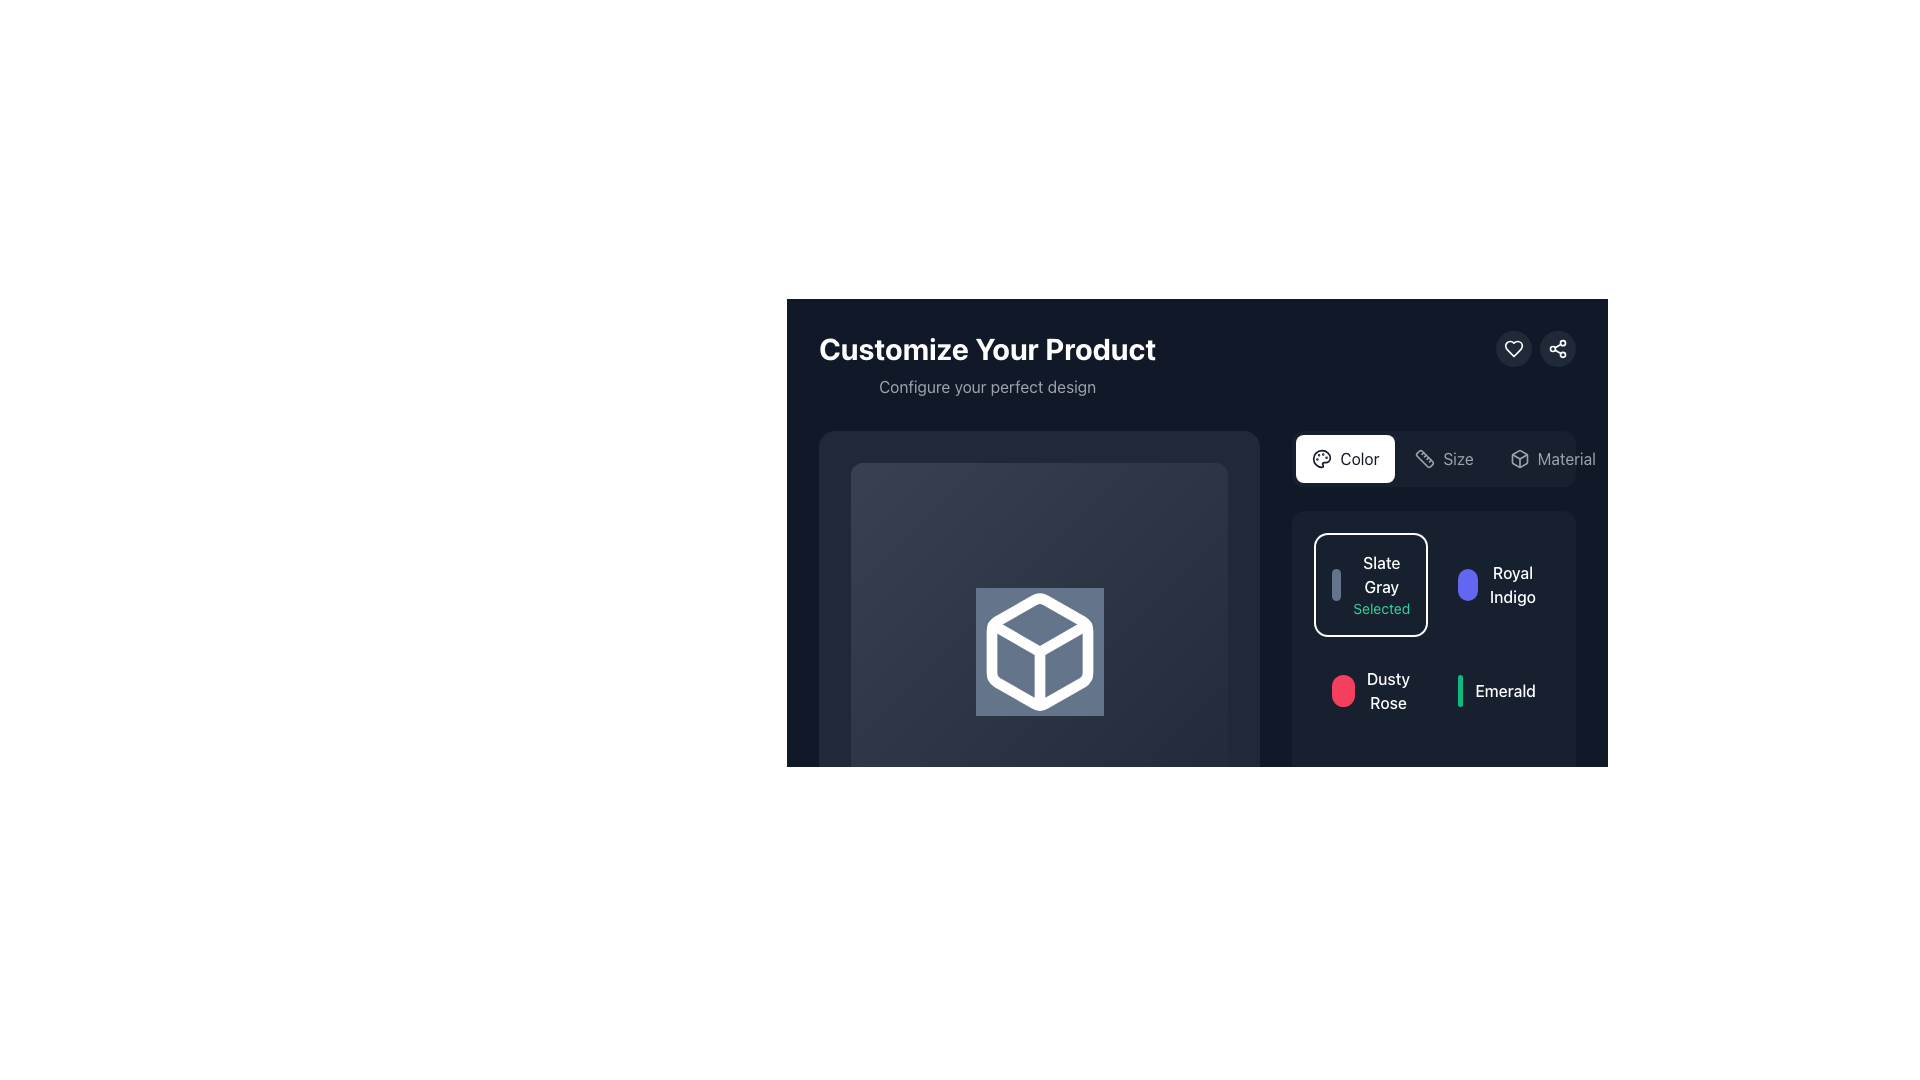 The image size is (1920, 1080). Describe the element at coordinates (1370, 689) in the screenshot. I see `the 'Dusty Rose' button or selectable card` at that location.